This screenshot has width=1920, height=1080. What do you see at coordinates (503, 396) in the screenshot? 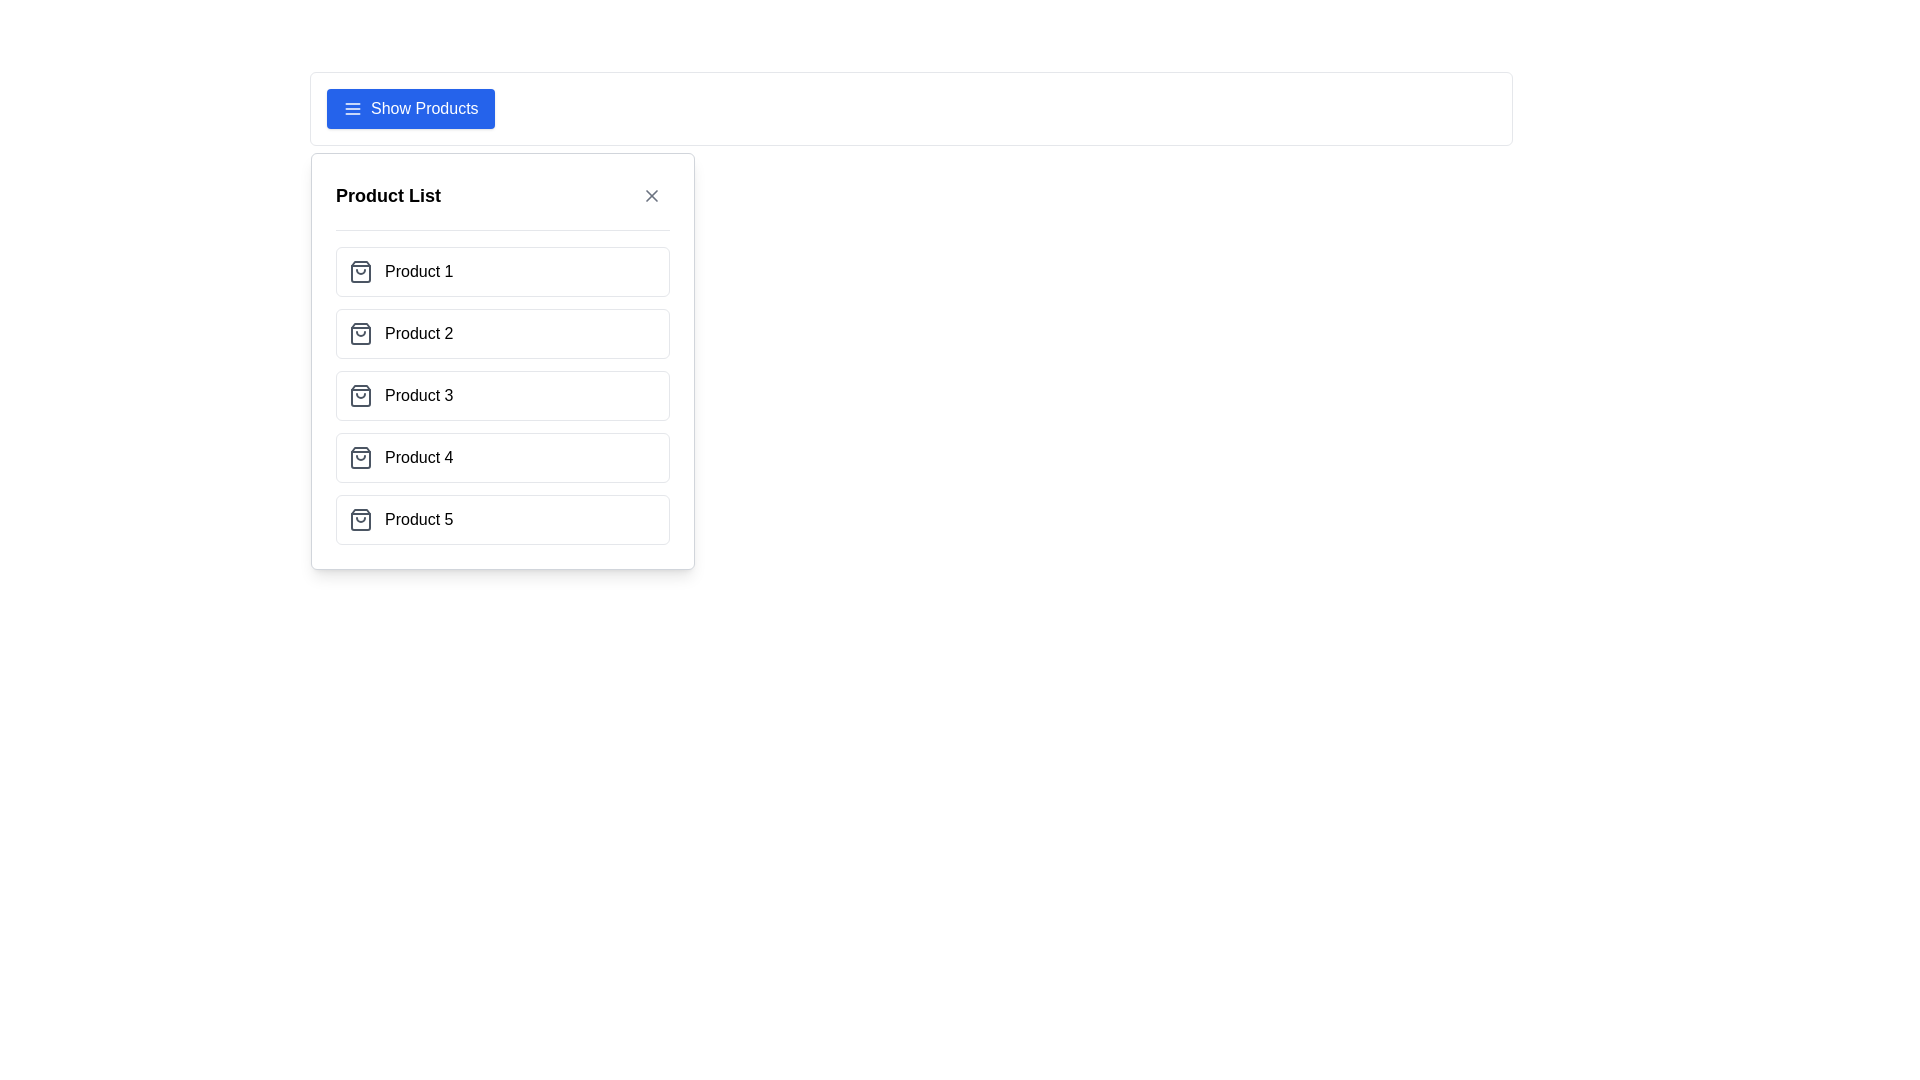
I see `the third item` at bounding box center [503, 396].